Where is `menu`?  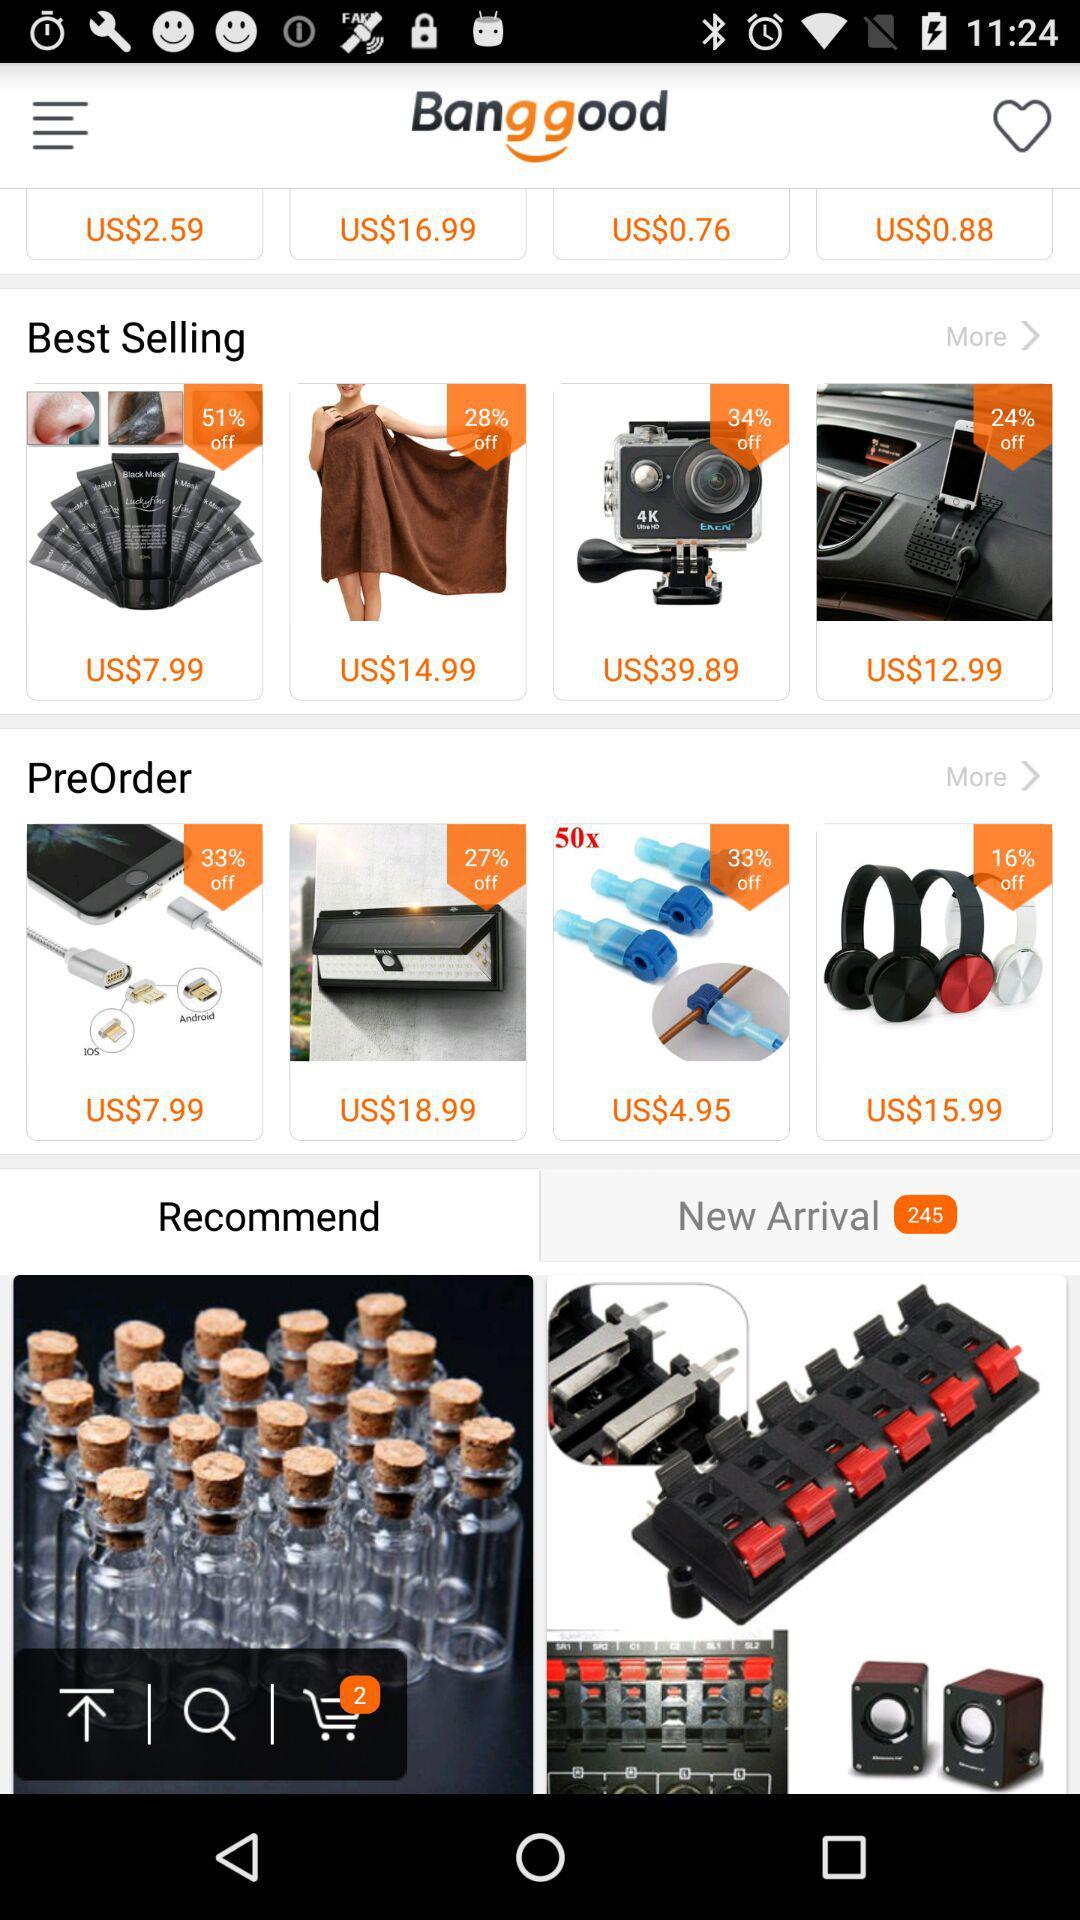
menu is located at coordinates (59, 124).